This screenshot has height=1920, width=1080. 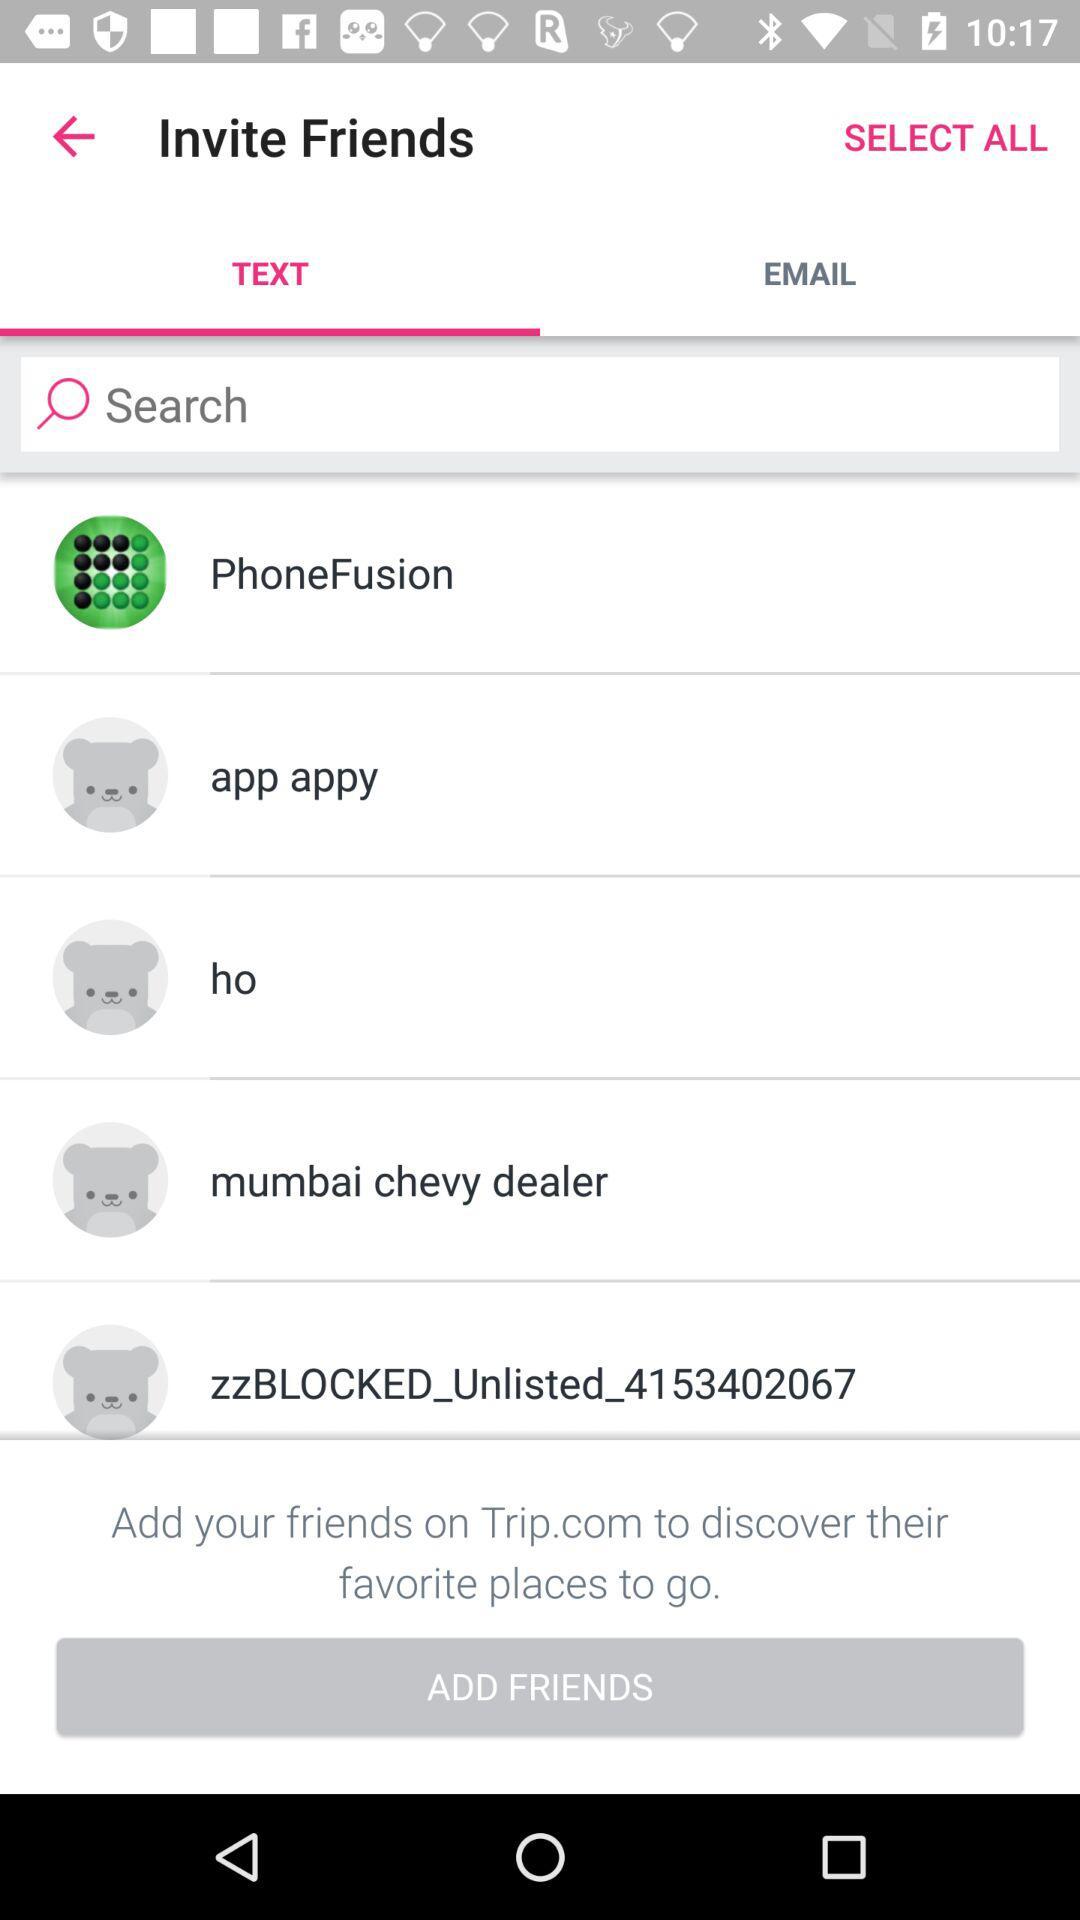 What do you see at coordinates (540, 1688) in the screenshot?
I see `add friends` at bounding box center [540, 1688].